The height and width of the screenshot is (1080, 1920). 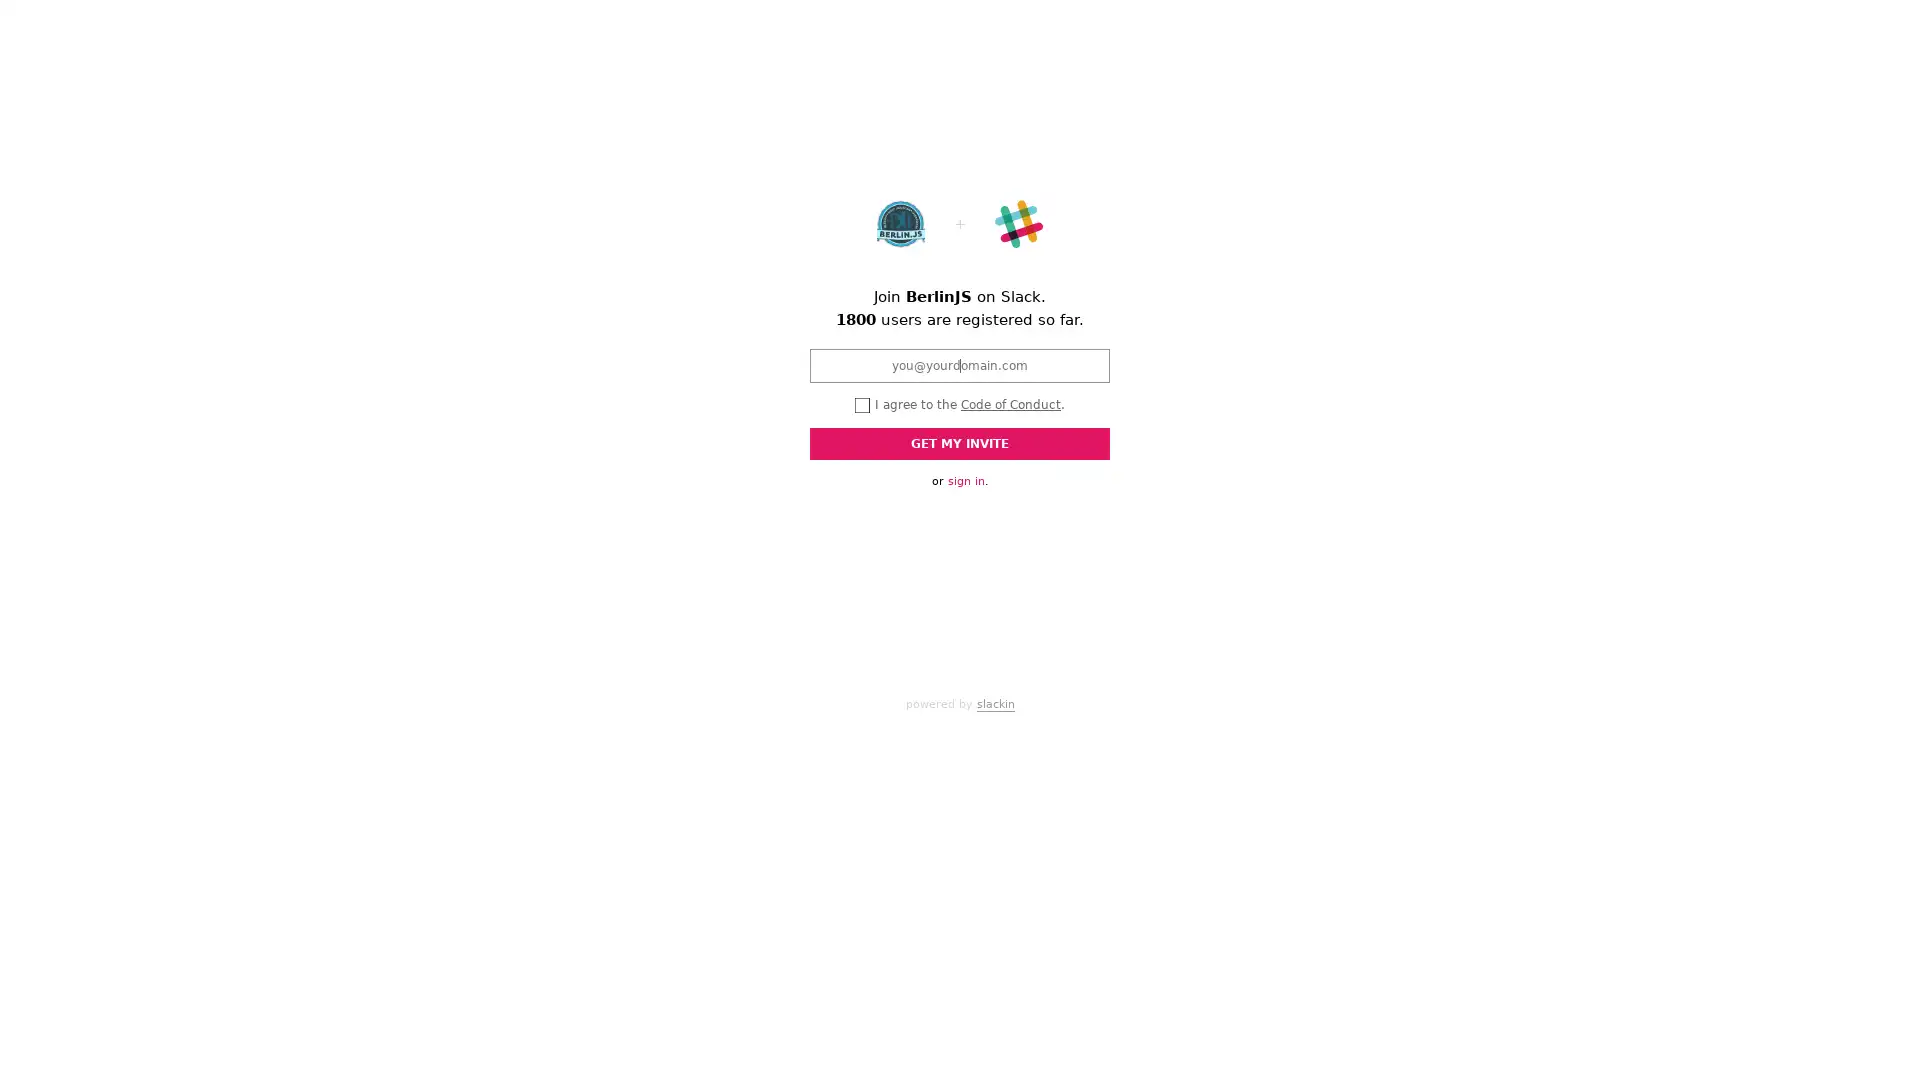 What do you see at coordinates (960, 442) in the screenshot?
I see `GET MY INVITE` at bounding box center [960, 442].